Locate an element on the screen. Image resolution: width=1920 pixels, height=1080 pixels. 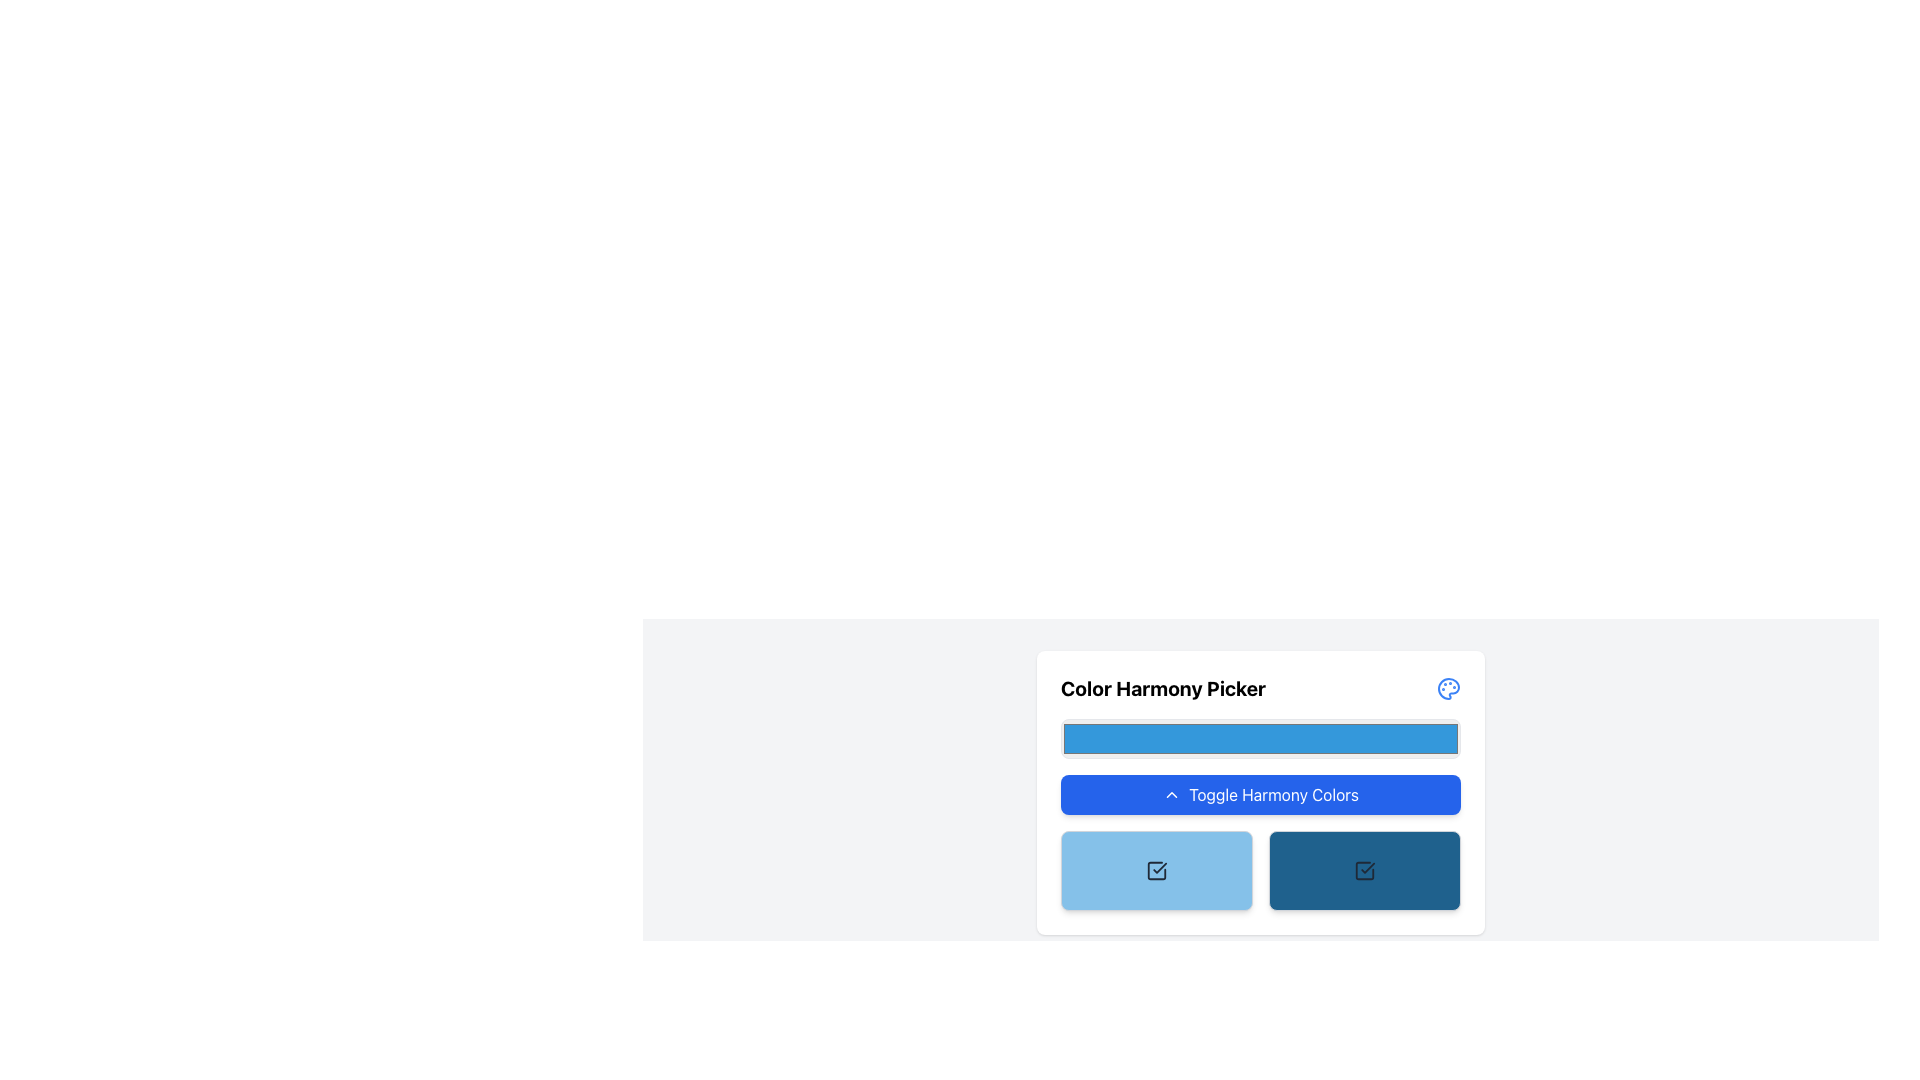
the 'Color Harmony Picker' text label, which is displayed in bold, large black font at the top left of a card-like structure is located at coordinates (1163, 688).